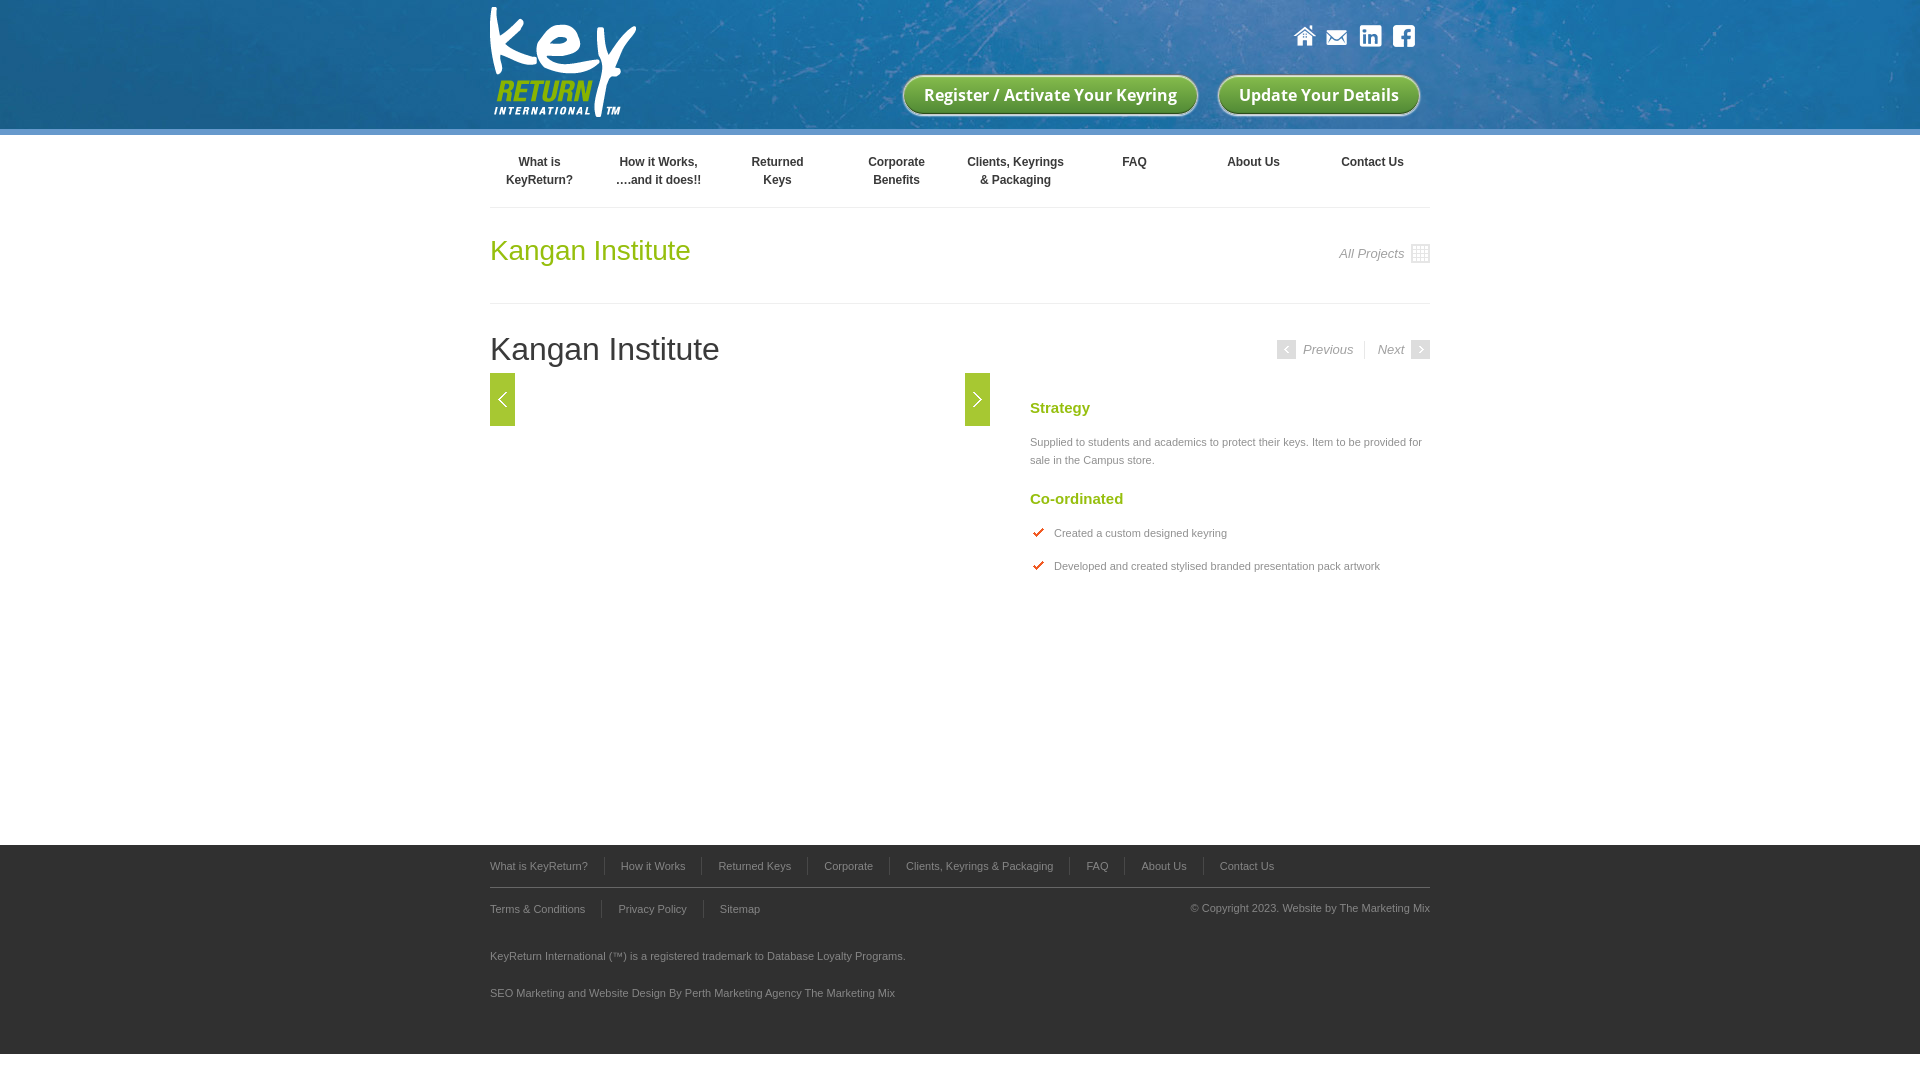 The image size is (1920, 1080). What do you see at coordinates (561, 58) in the screenshot?
I see `'KeyReturn'` at bounding box center [561, 58].